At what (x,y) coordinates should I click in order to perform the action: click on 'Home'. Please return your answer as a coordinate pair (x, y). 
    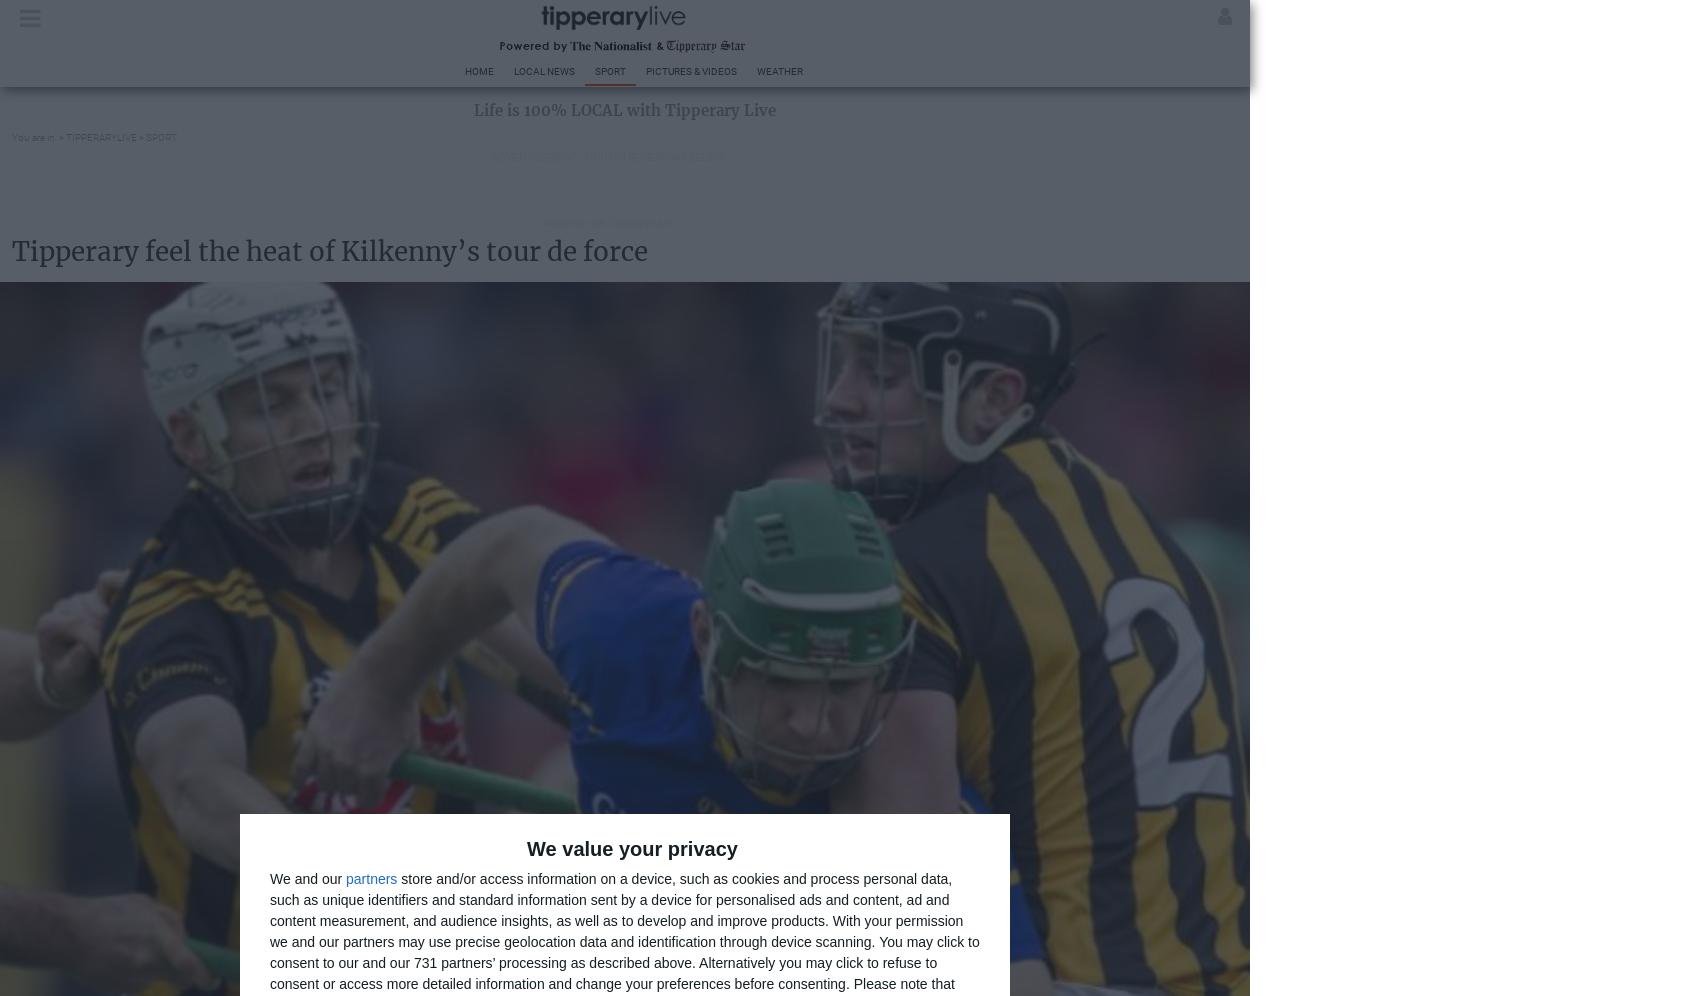
    Looking at the image, I should click on (478, 70).